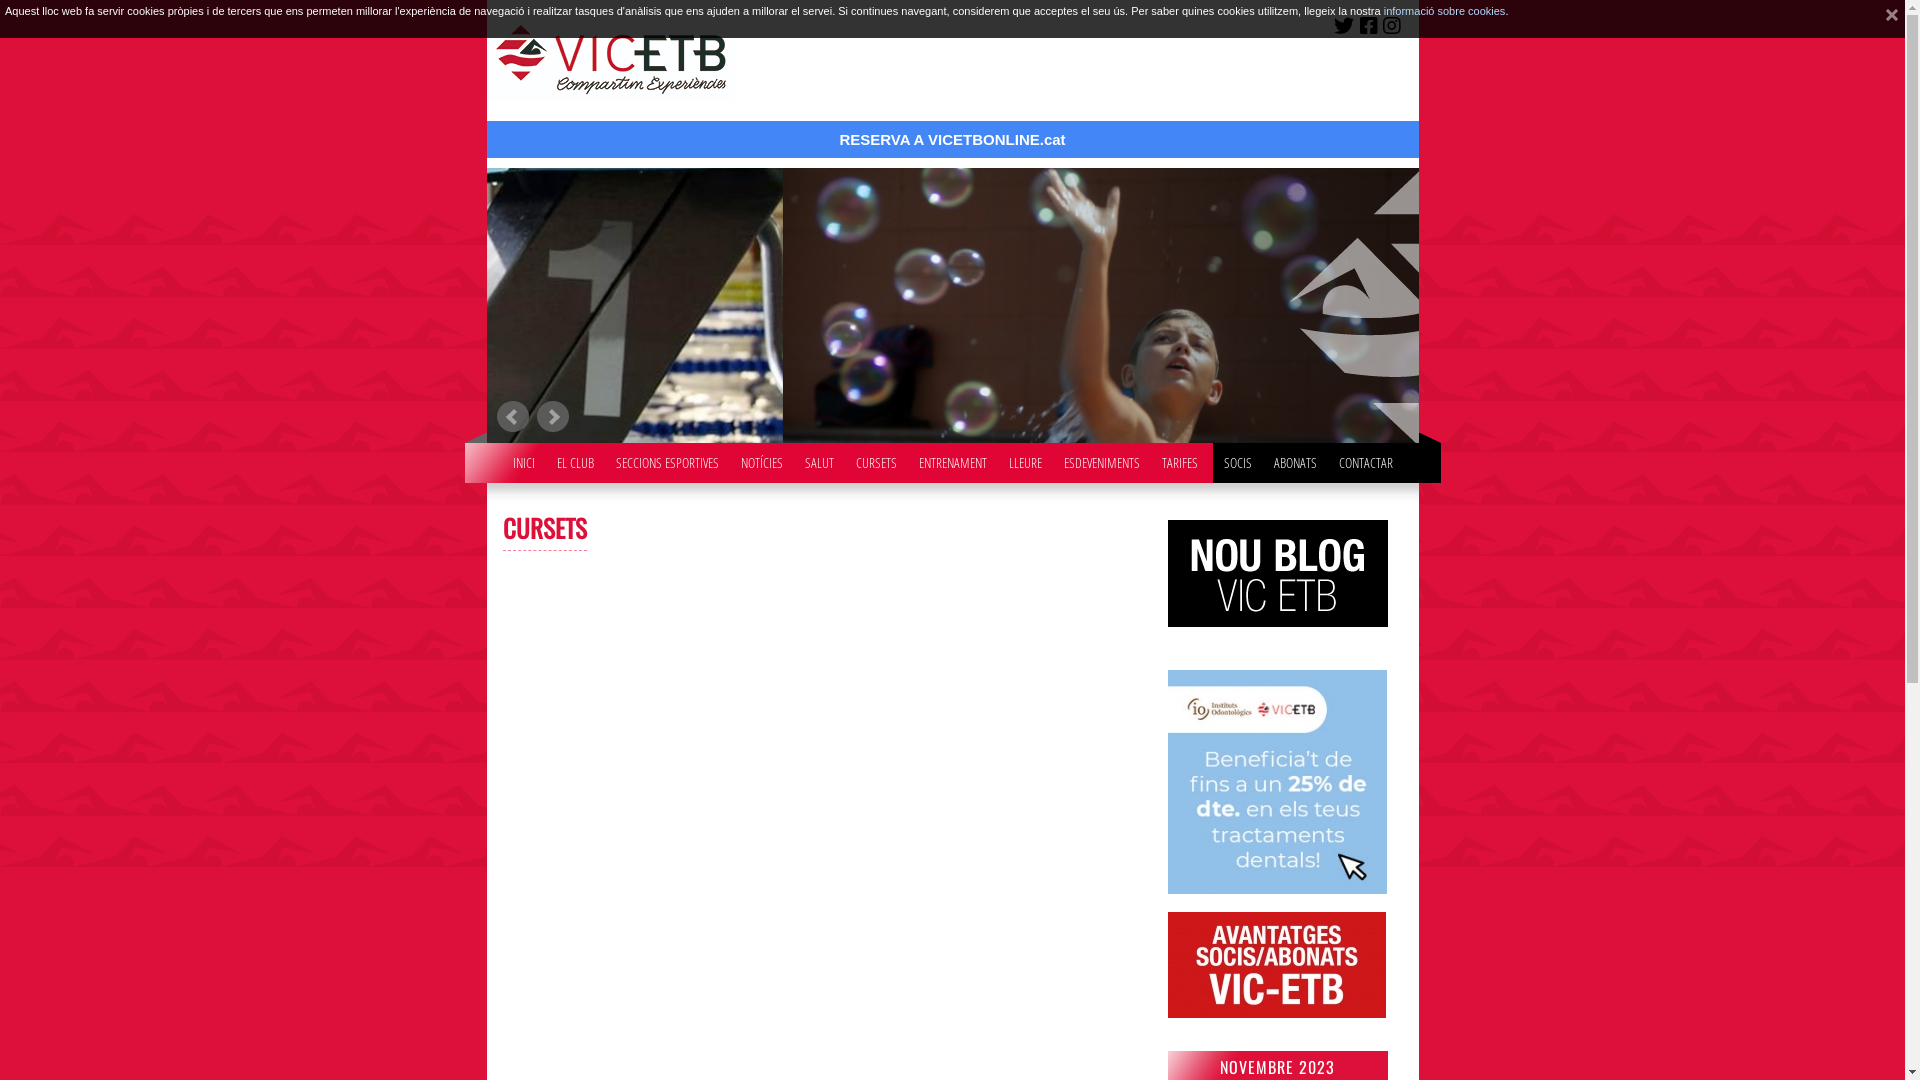  Describe the element at coordinates (667, 458) in the screenshot. I see `'SECCIONS ESPORTIVES'` at that location.